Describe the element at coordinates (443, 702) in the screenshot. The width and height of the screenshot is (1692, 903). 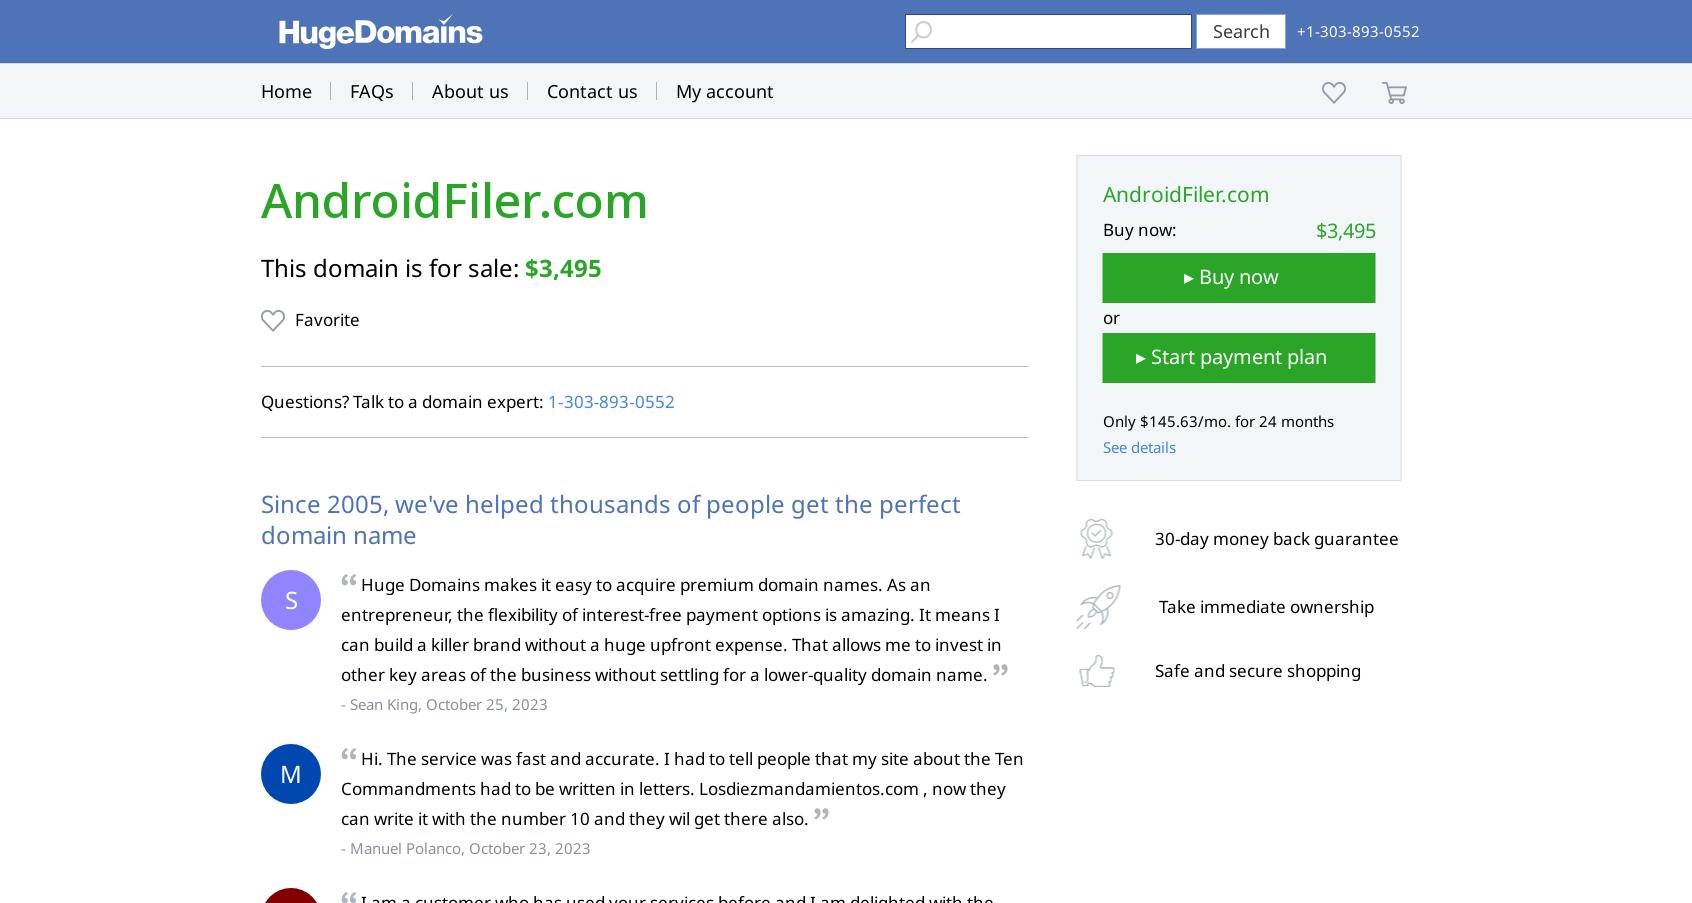
I see `'- Sean King, October 25, 2023'` at that location.